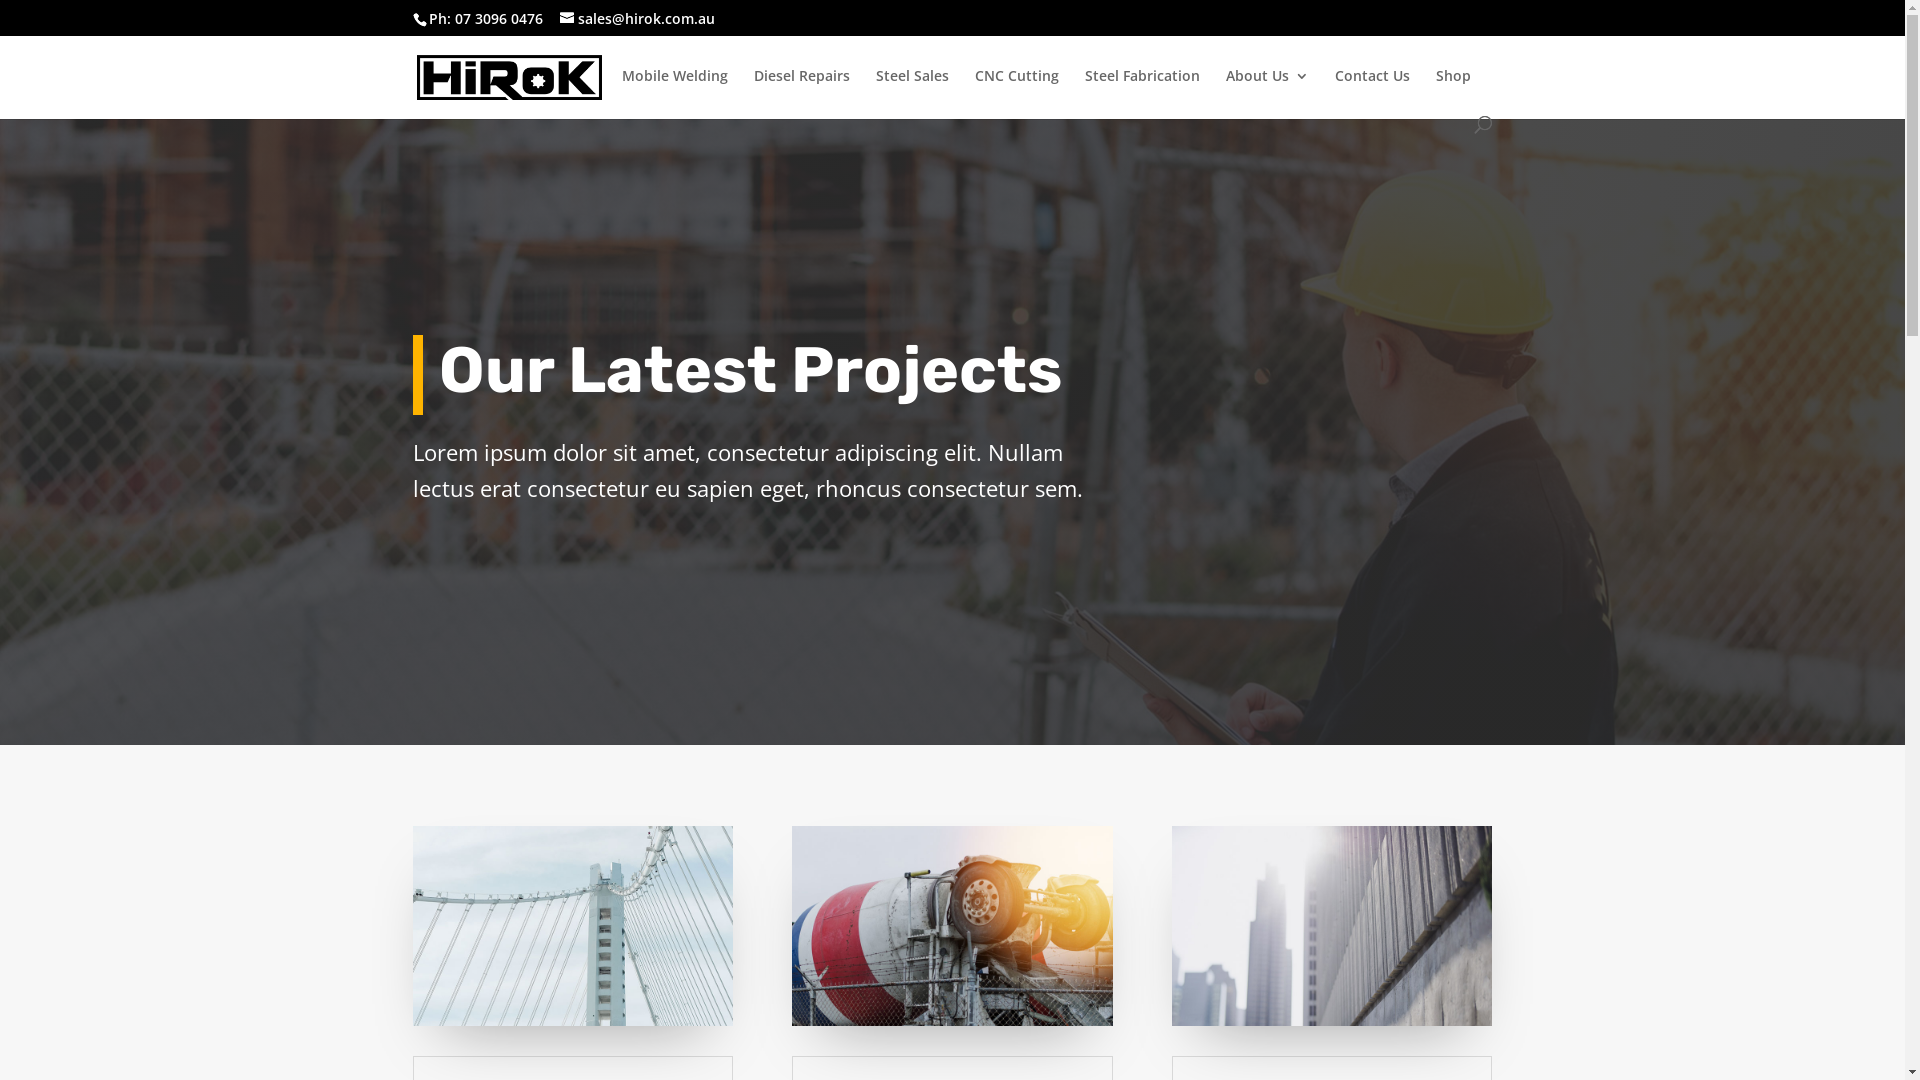 This screenshot has height=1080, width=1920. Describe the element at coordinates (675, 92) in the screenshot. I see `'Mobile Welding'` at that location.